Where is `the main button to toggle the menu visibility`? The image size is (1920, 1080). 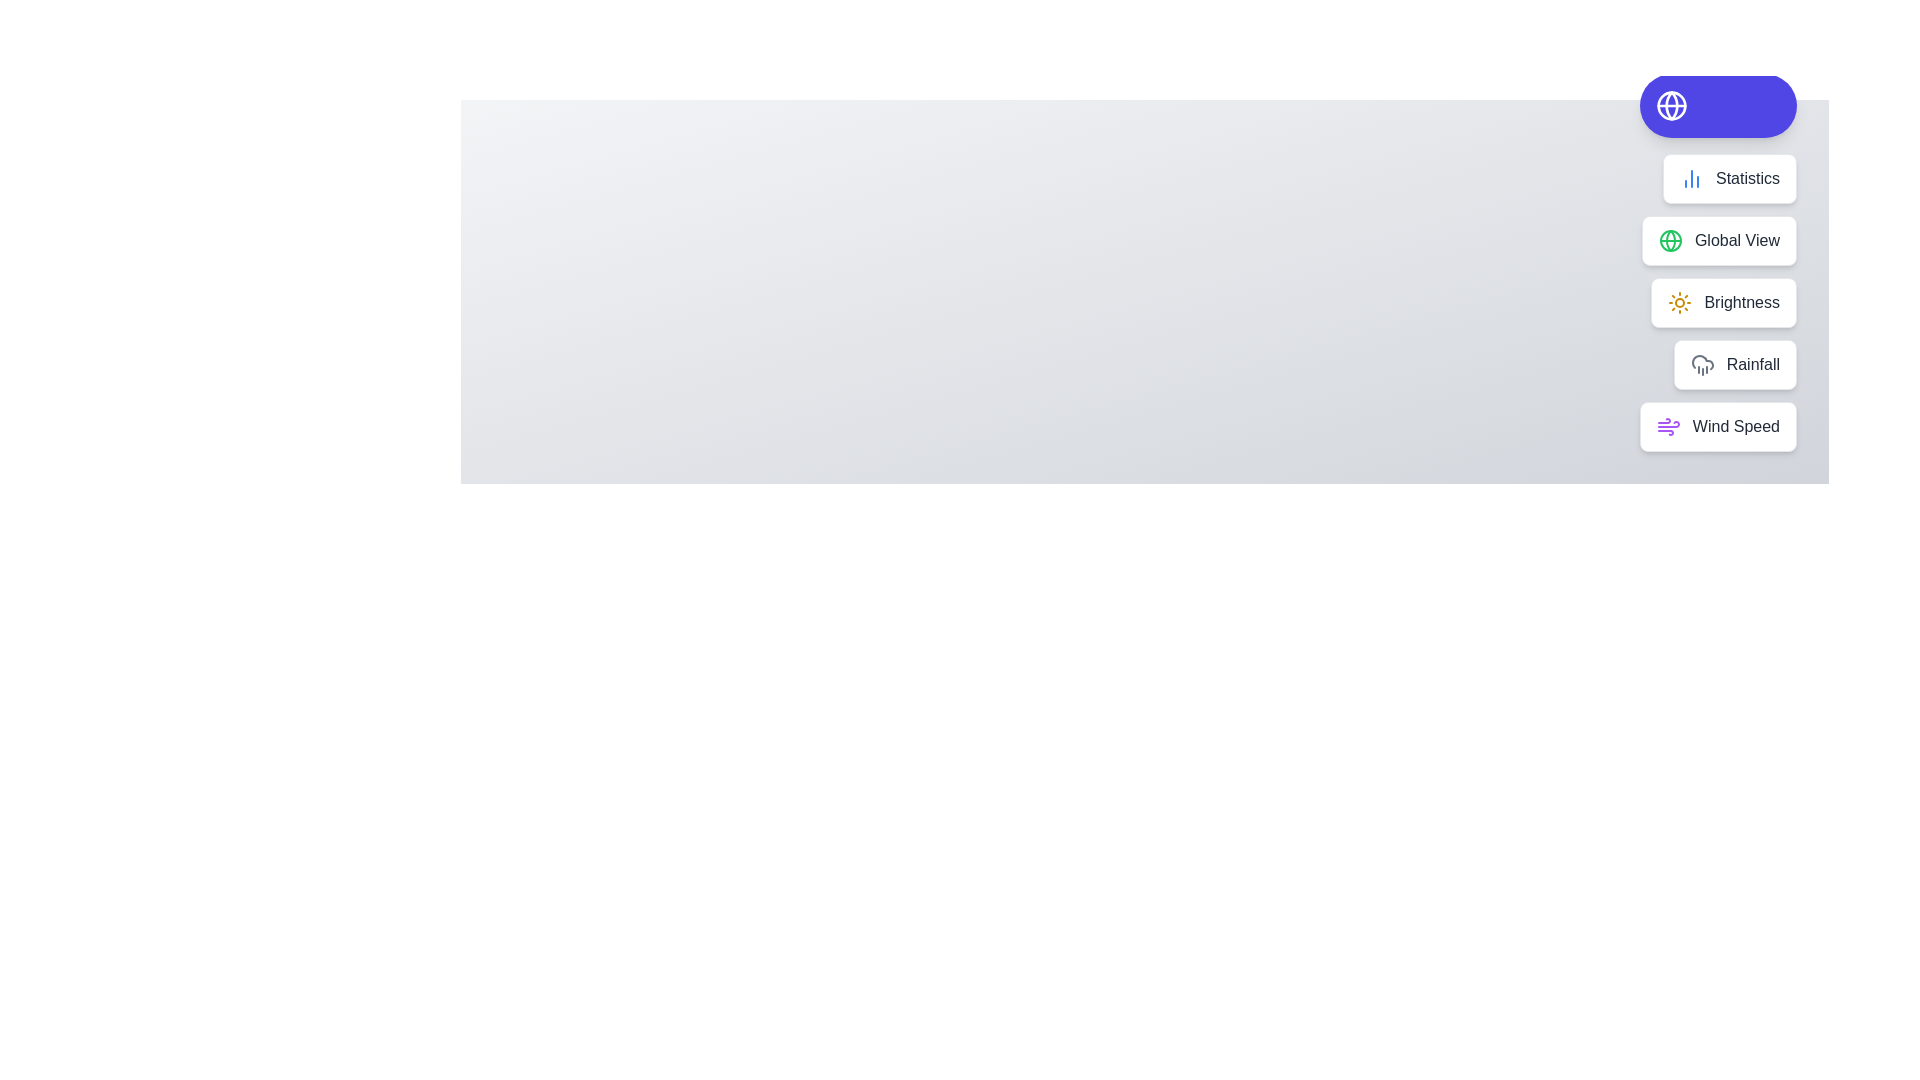 the main button to toggle the menu visibility is located at coordinates (1717, 105).